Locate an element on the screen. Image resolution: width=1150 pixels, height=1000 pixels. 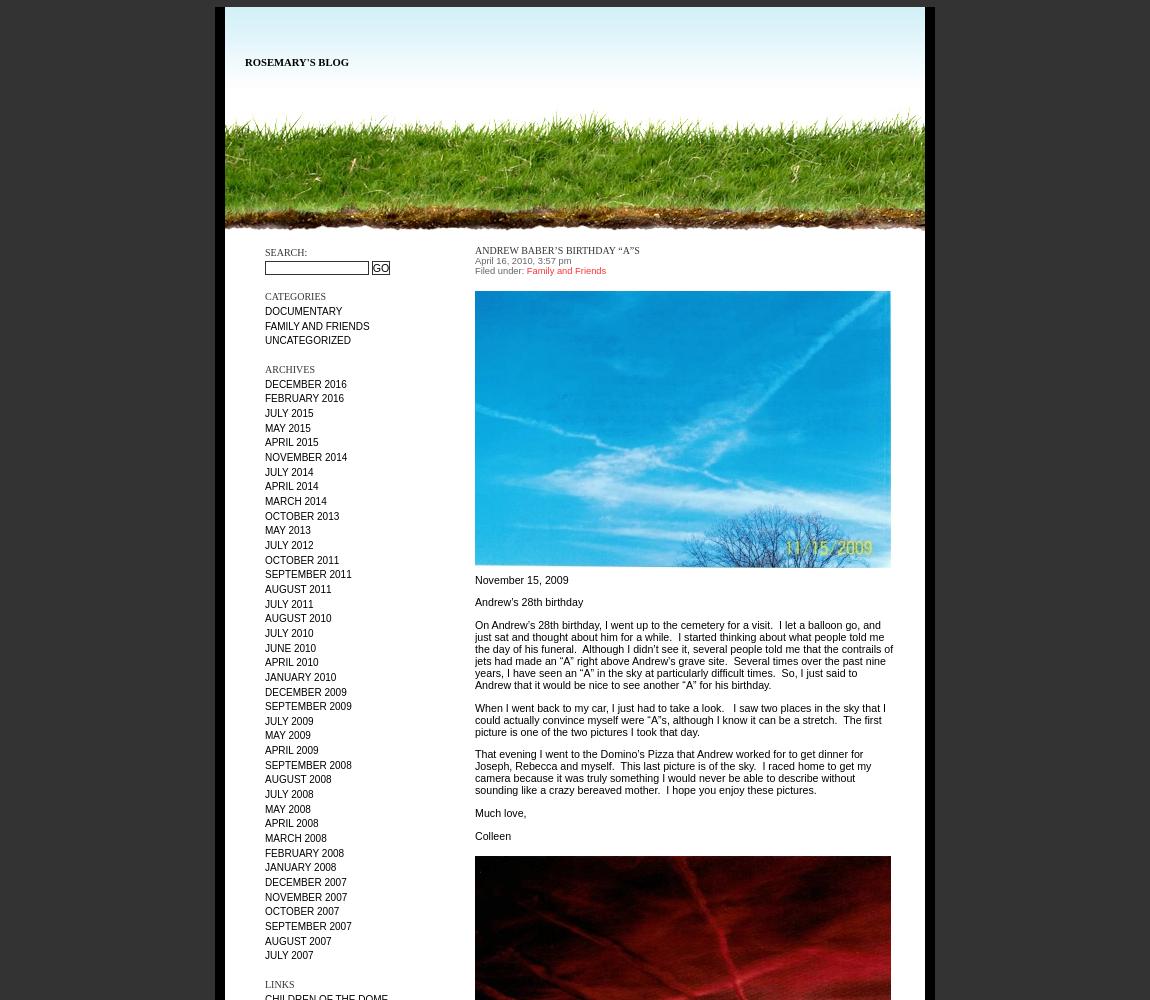
'October 2007' is located at coordinates (301, 911).